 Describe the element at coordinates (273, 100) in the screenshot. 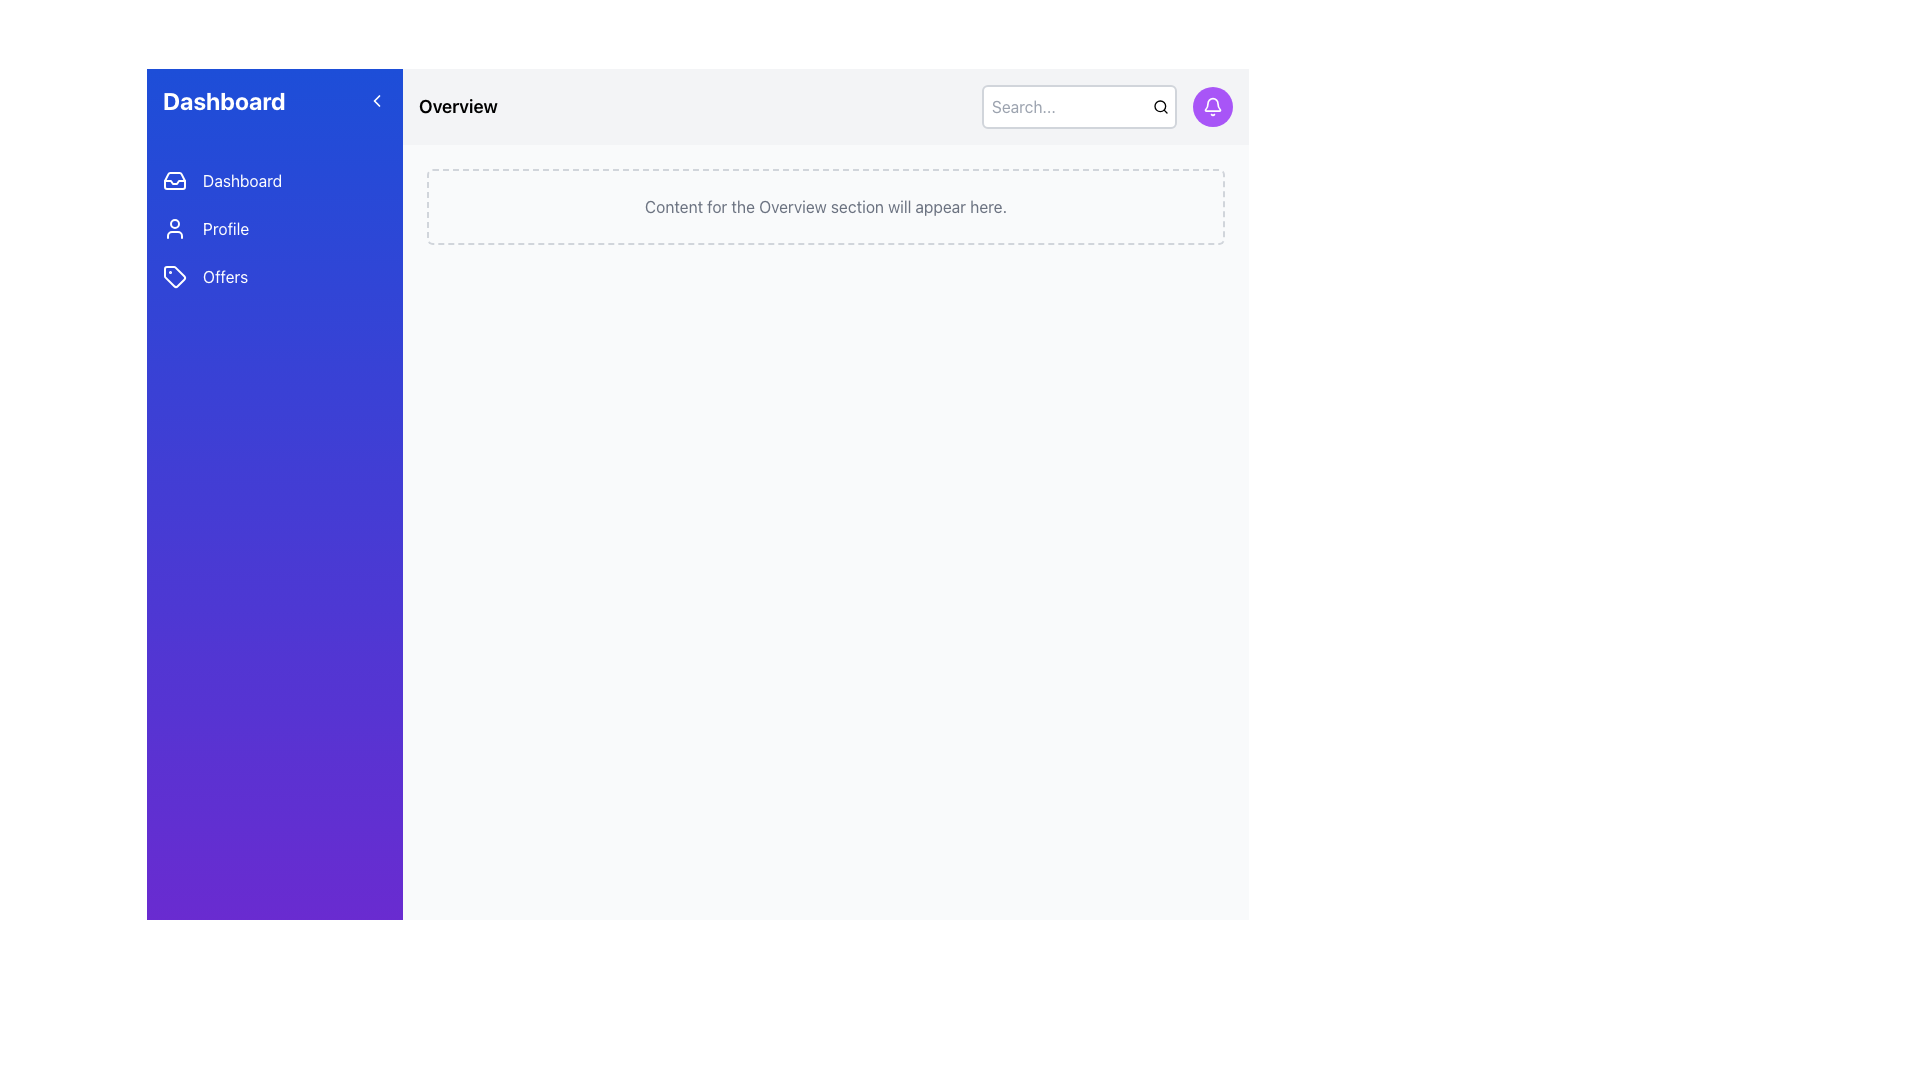

I see `the header element that displays the currently active section or application name in the vertical navigation sidebar` at that location.